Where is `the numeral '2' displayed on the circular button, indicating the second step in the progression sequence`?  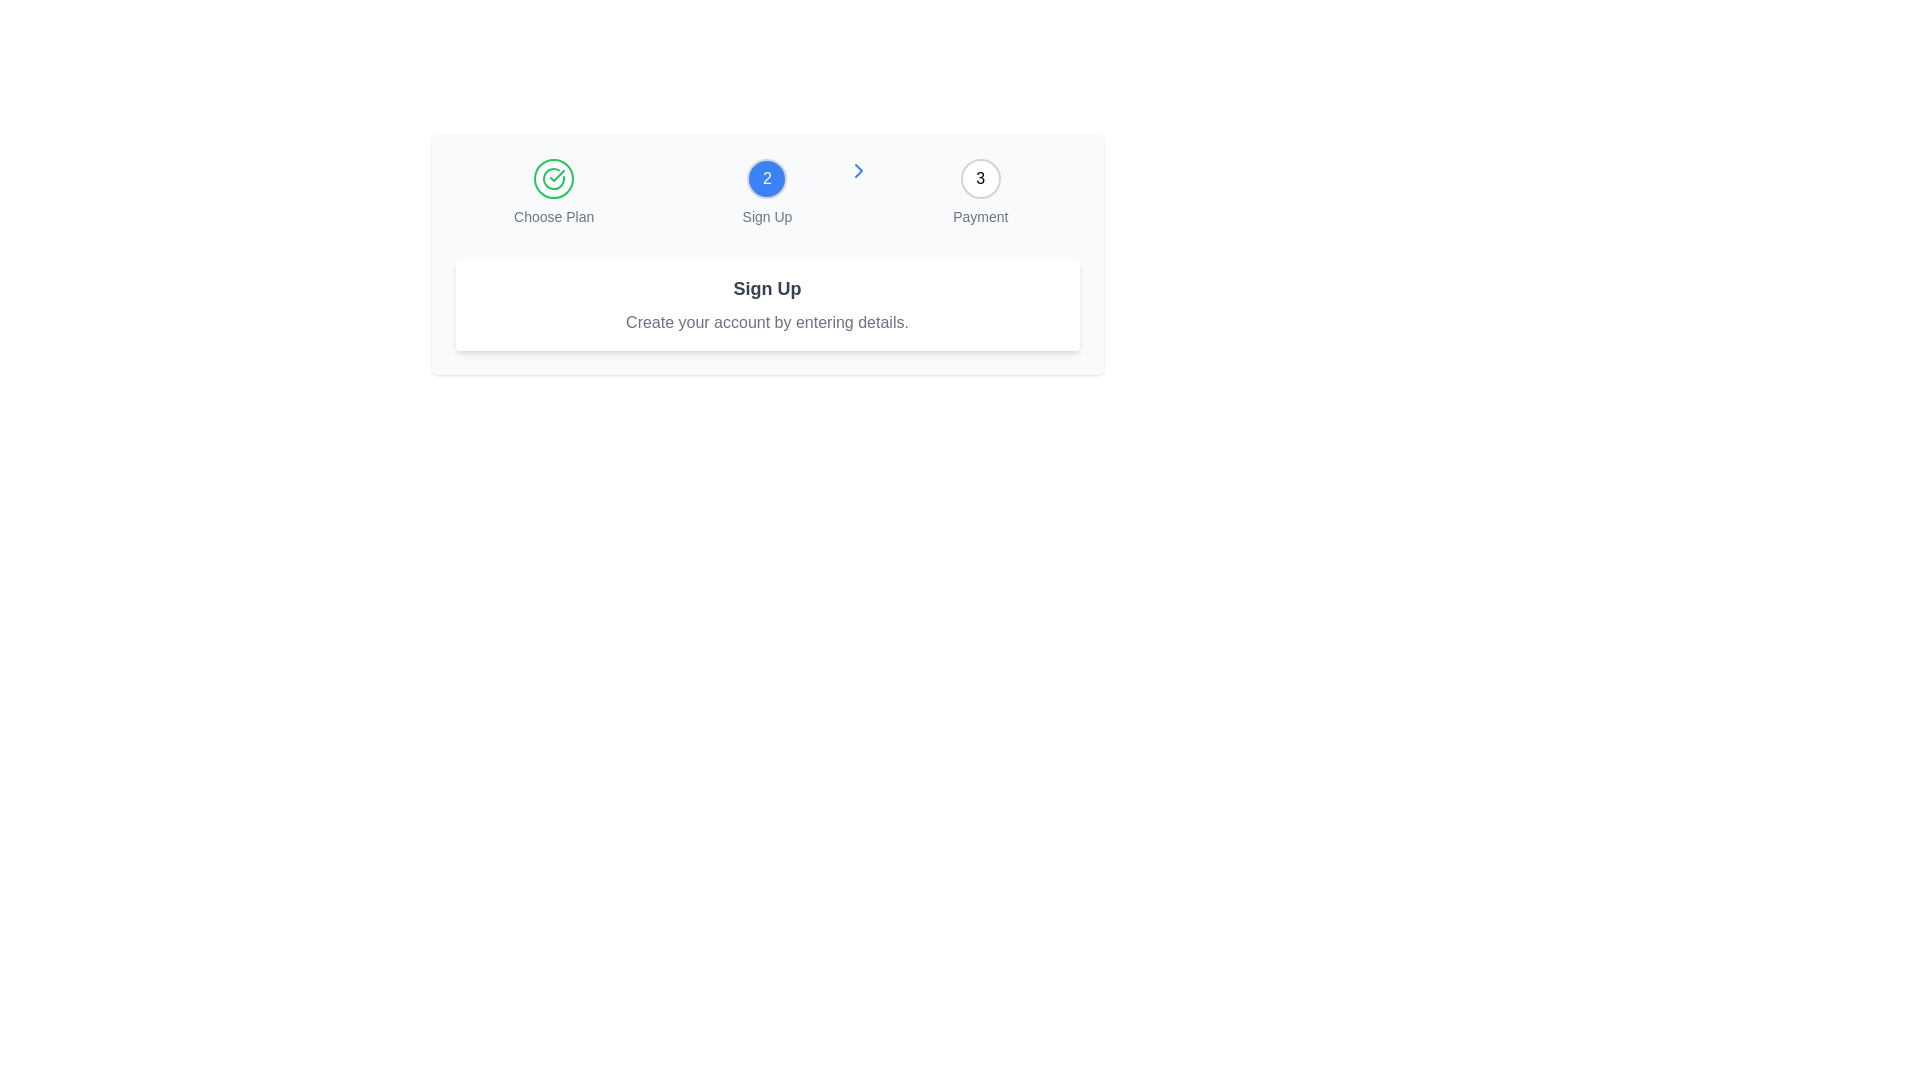 the numeral '2' displayed on the circular button, indicating the second step in the progression sequence is located at coordinates (766, 177).